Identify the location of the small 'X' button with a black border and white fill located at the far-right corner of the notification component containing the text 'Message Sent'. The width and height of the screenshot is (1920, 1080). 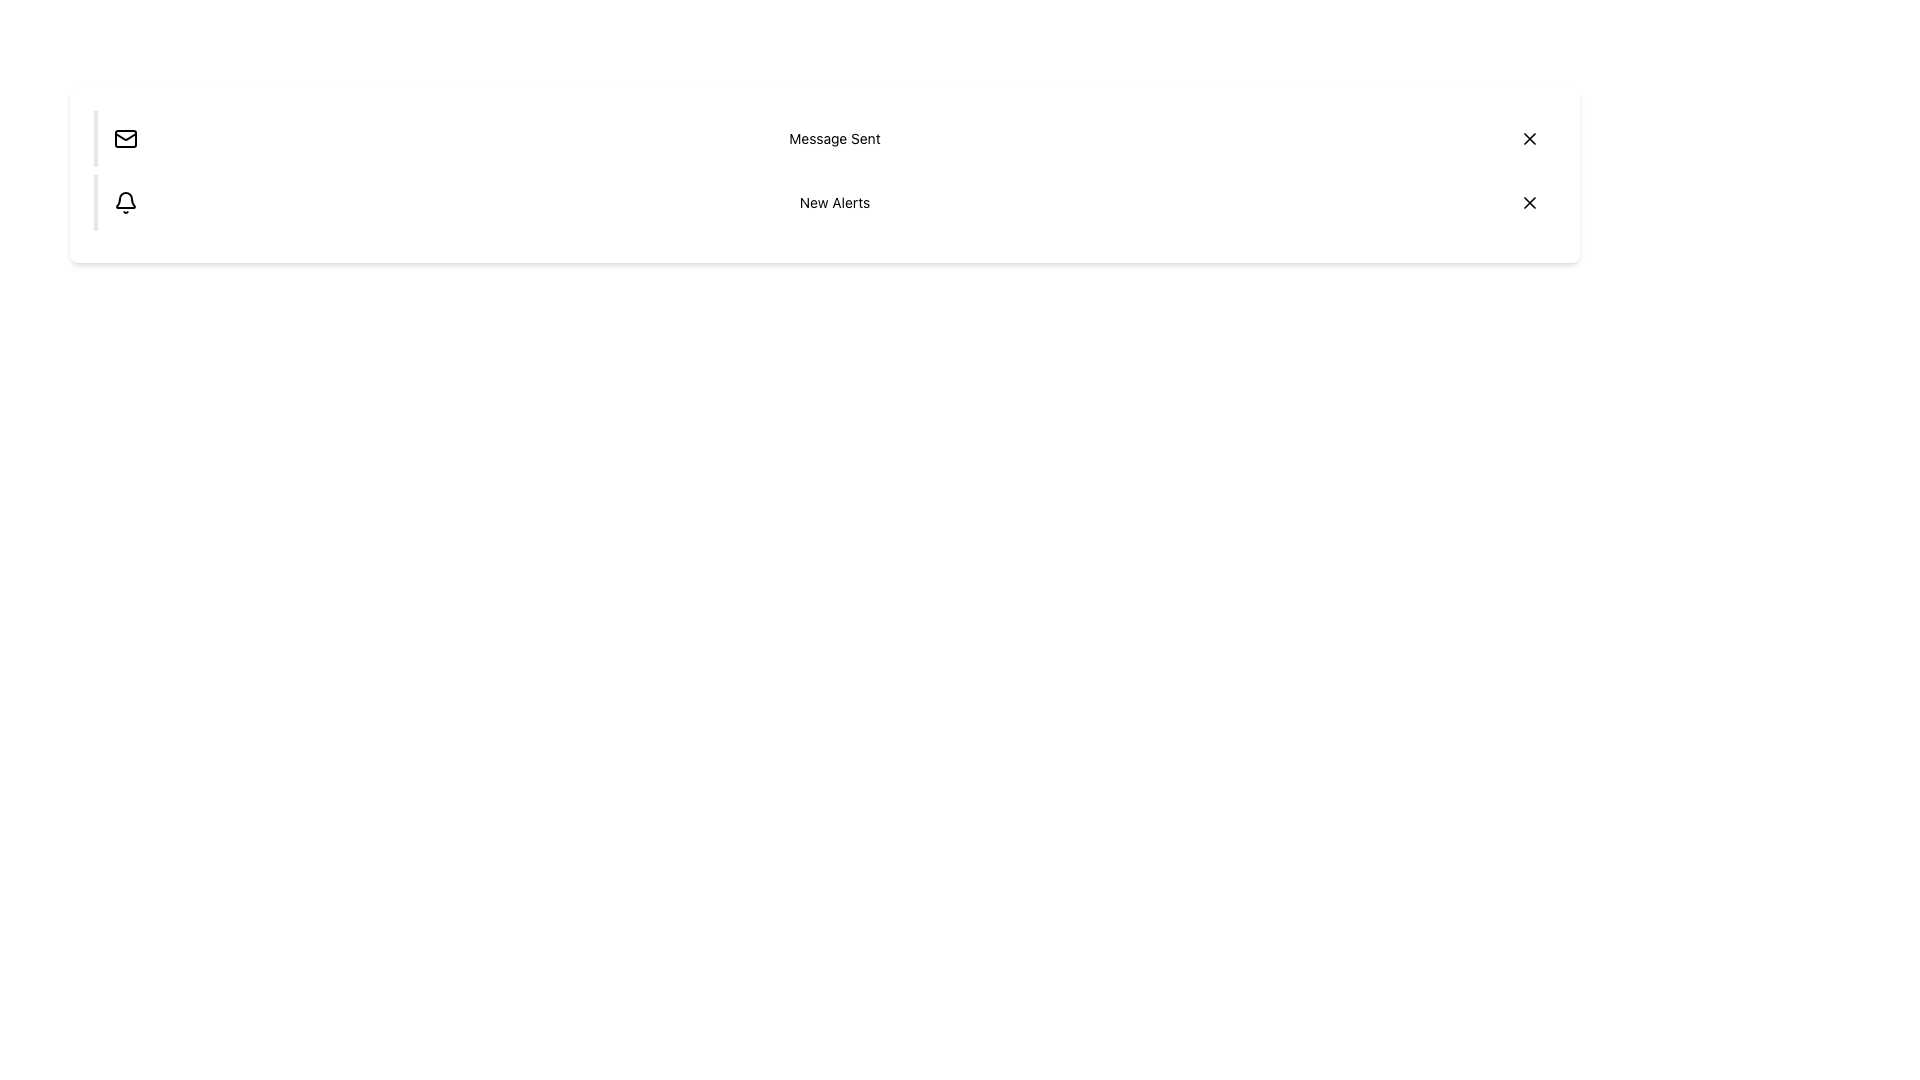
(1529, 137).